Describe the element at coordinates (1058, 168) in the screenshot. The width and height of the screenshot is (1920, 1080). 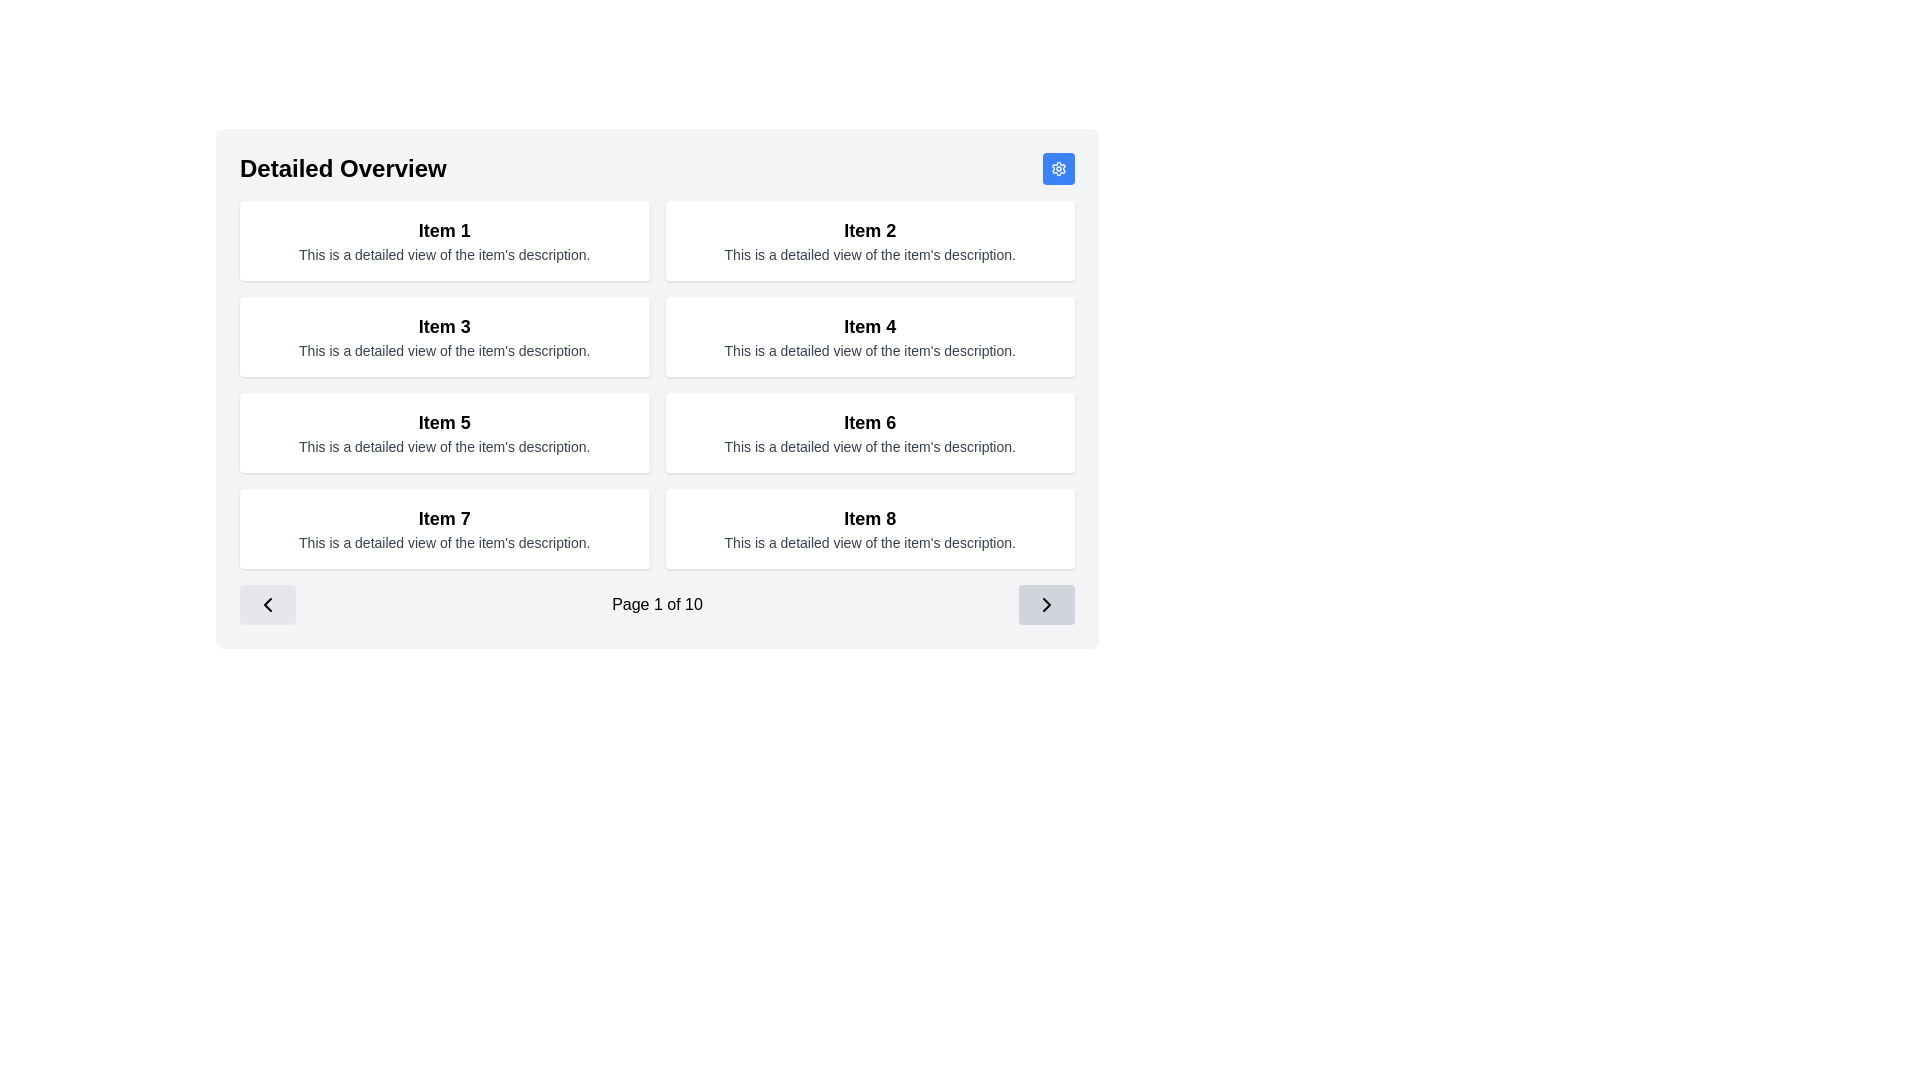
I see `the small, square blue button with a rounded corners and a white settings gear icon located in the top-right corner of the 'Detailed Overview' section` at that location.